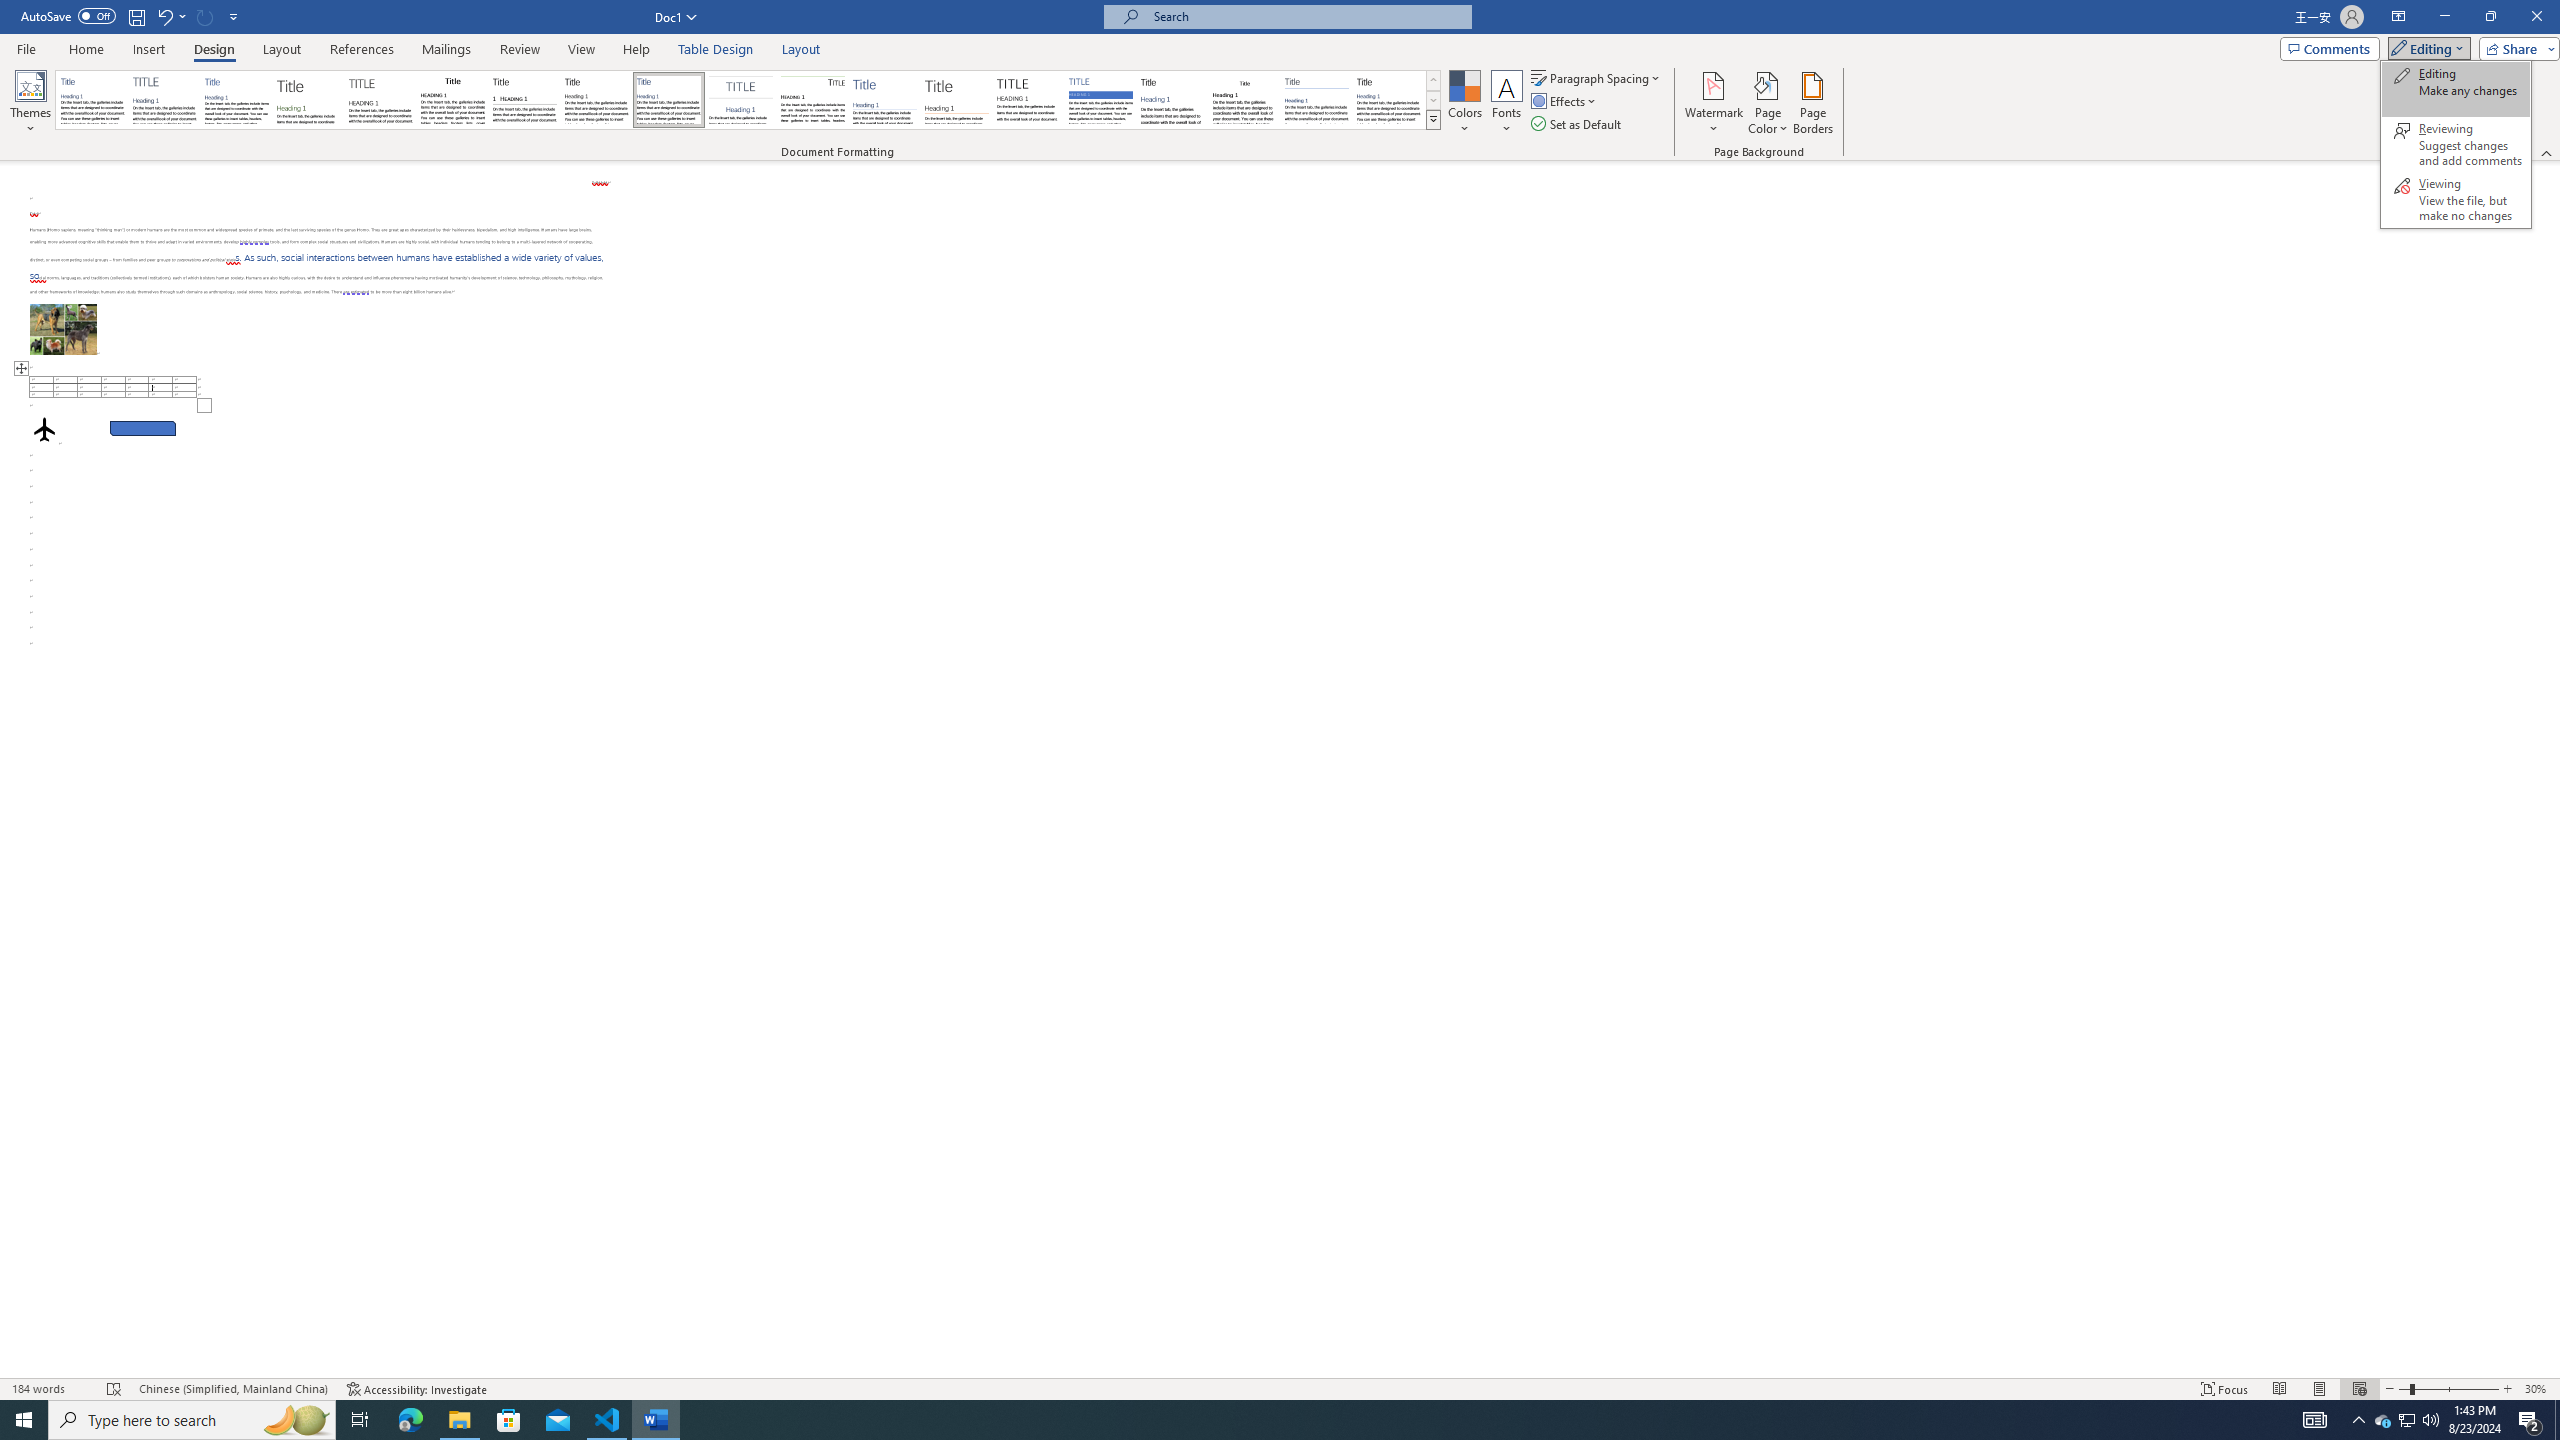 This screenshot has width=2560, height=1440. I want to click on 'Basic (Stylish)', so click(309, 99).